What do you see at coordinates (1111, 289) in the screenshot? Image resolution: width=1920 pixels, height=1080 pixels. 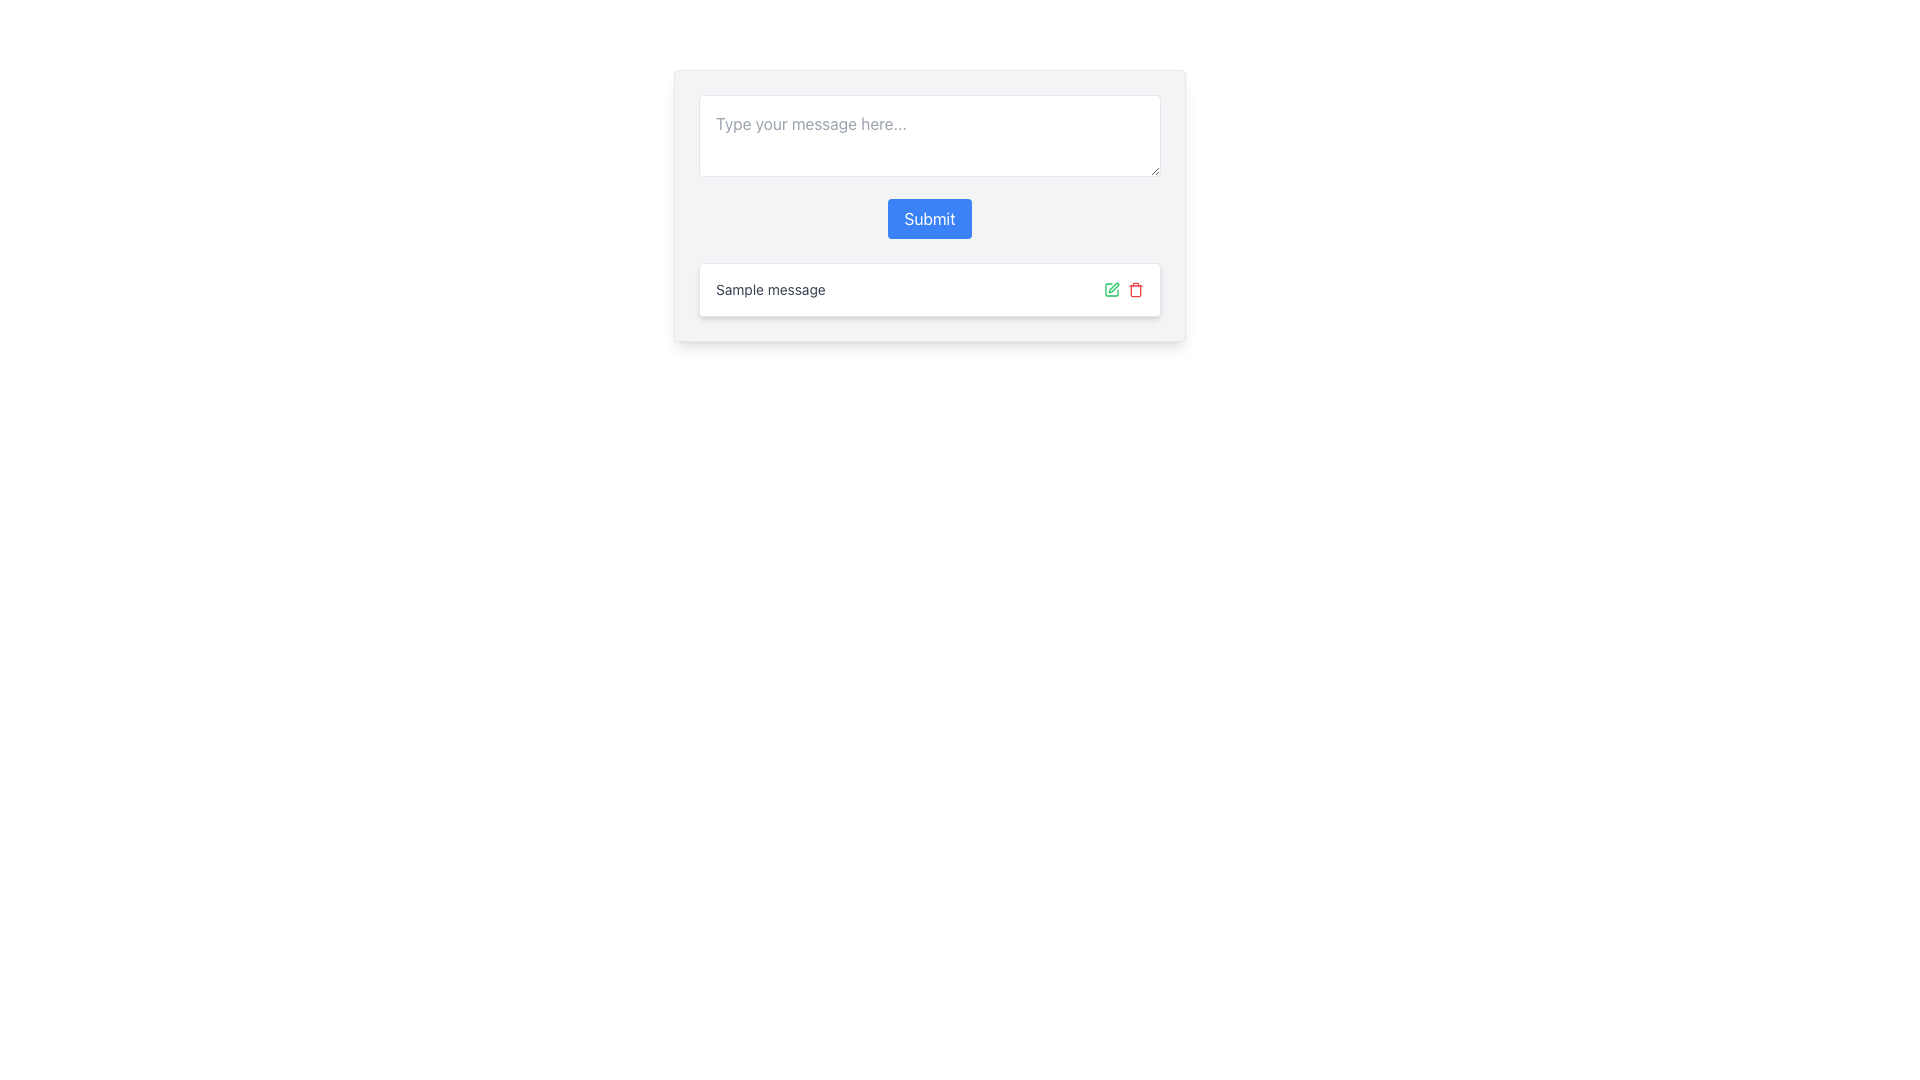 I see `the small green pen icon next to the text label 'Sample message'` at bounding box center [1111, 289].